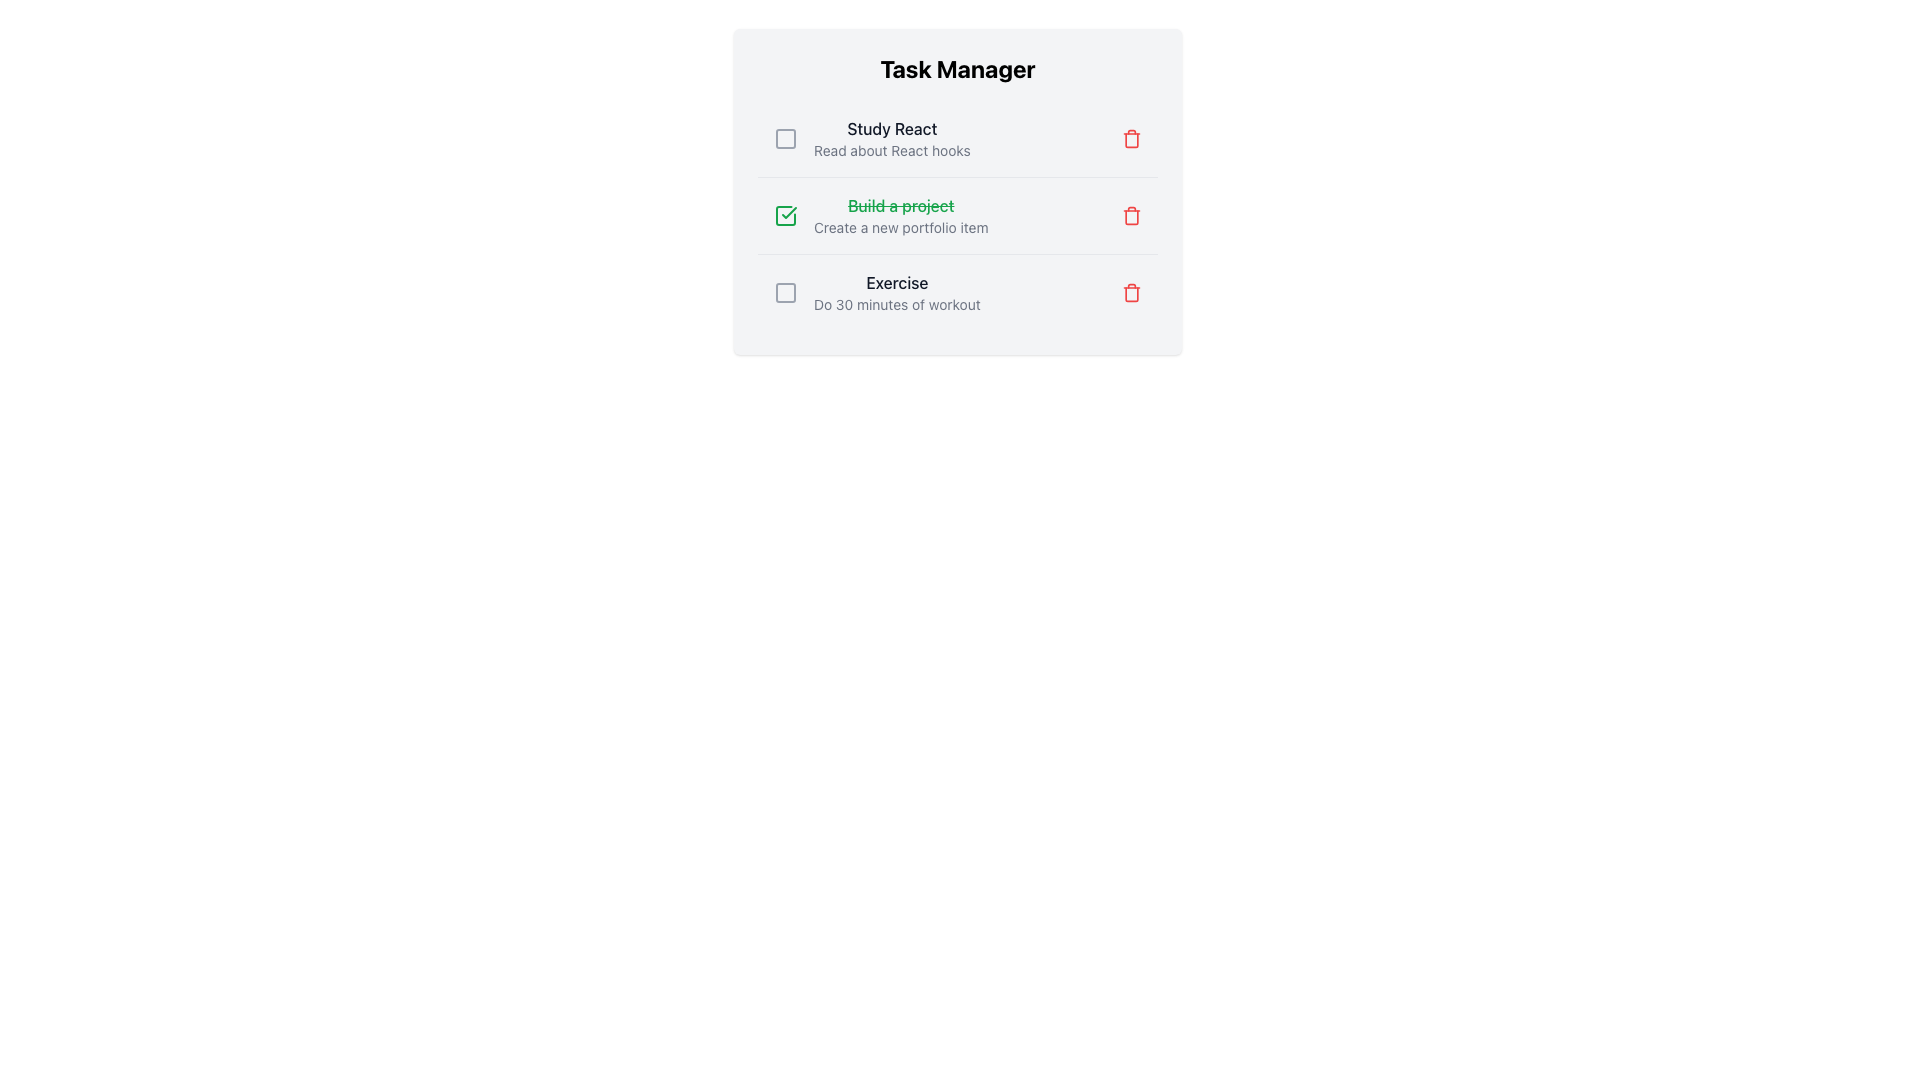 The image size is (1920, 1080). What do you see at coordinates (1132, 216) in the screenshot?
I see `the lower part of the red trash bin icon in the Task Manager interface, which is styled with sharp lines and is the second element among its siblings` at bounding box center [1132, 216].